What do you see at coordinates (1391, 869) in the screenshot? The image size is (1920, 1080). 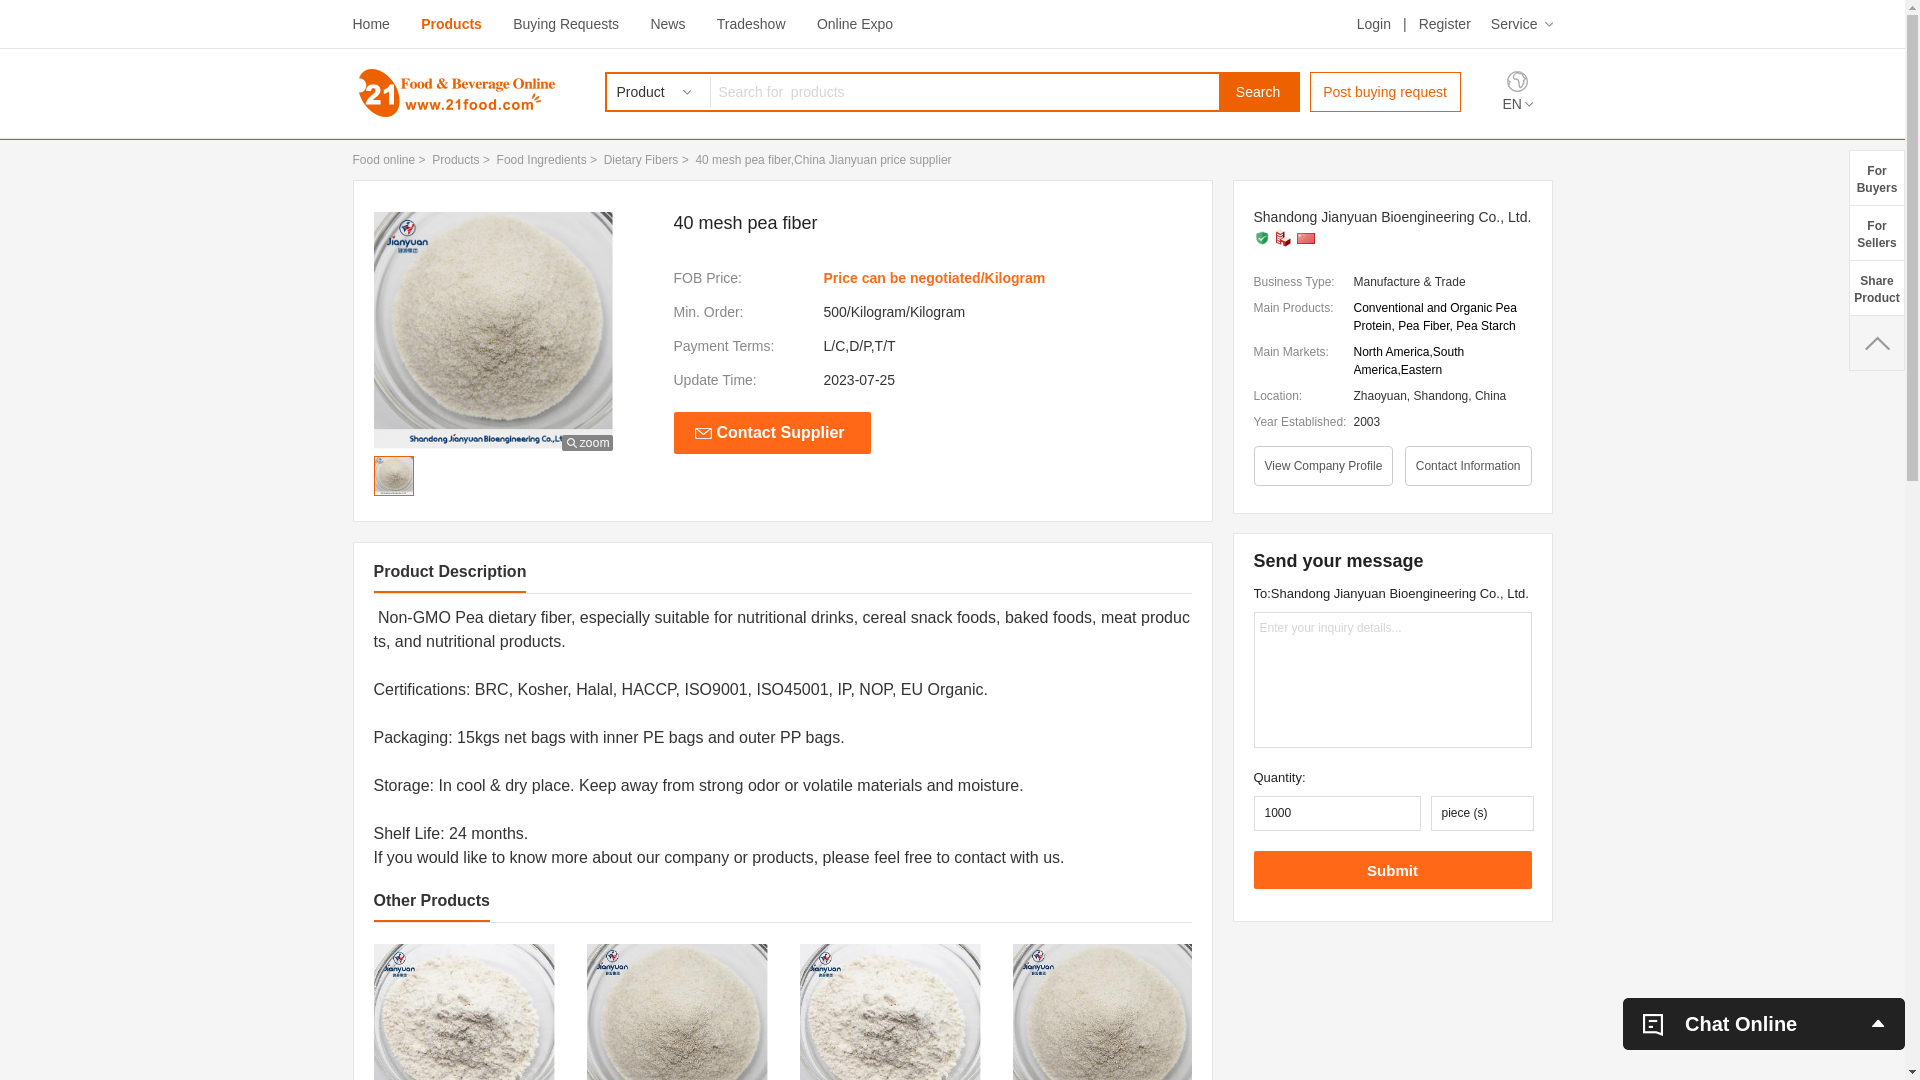 I see `'Submit'` at bounding box center [1391, 869].